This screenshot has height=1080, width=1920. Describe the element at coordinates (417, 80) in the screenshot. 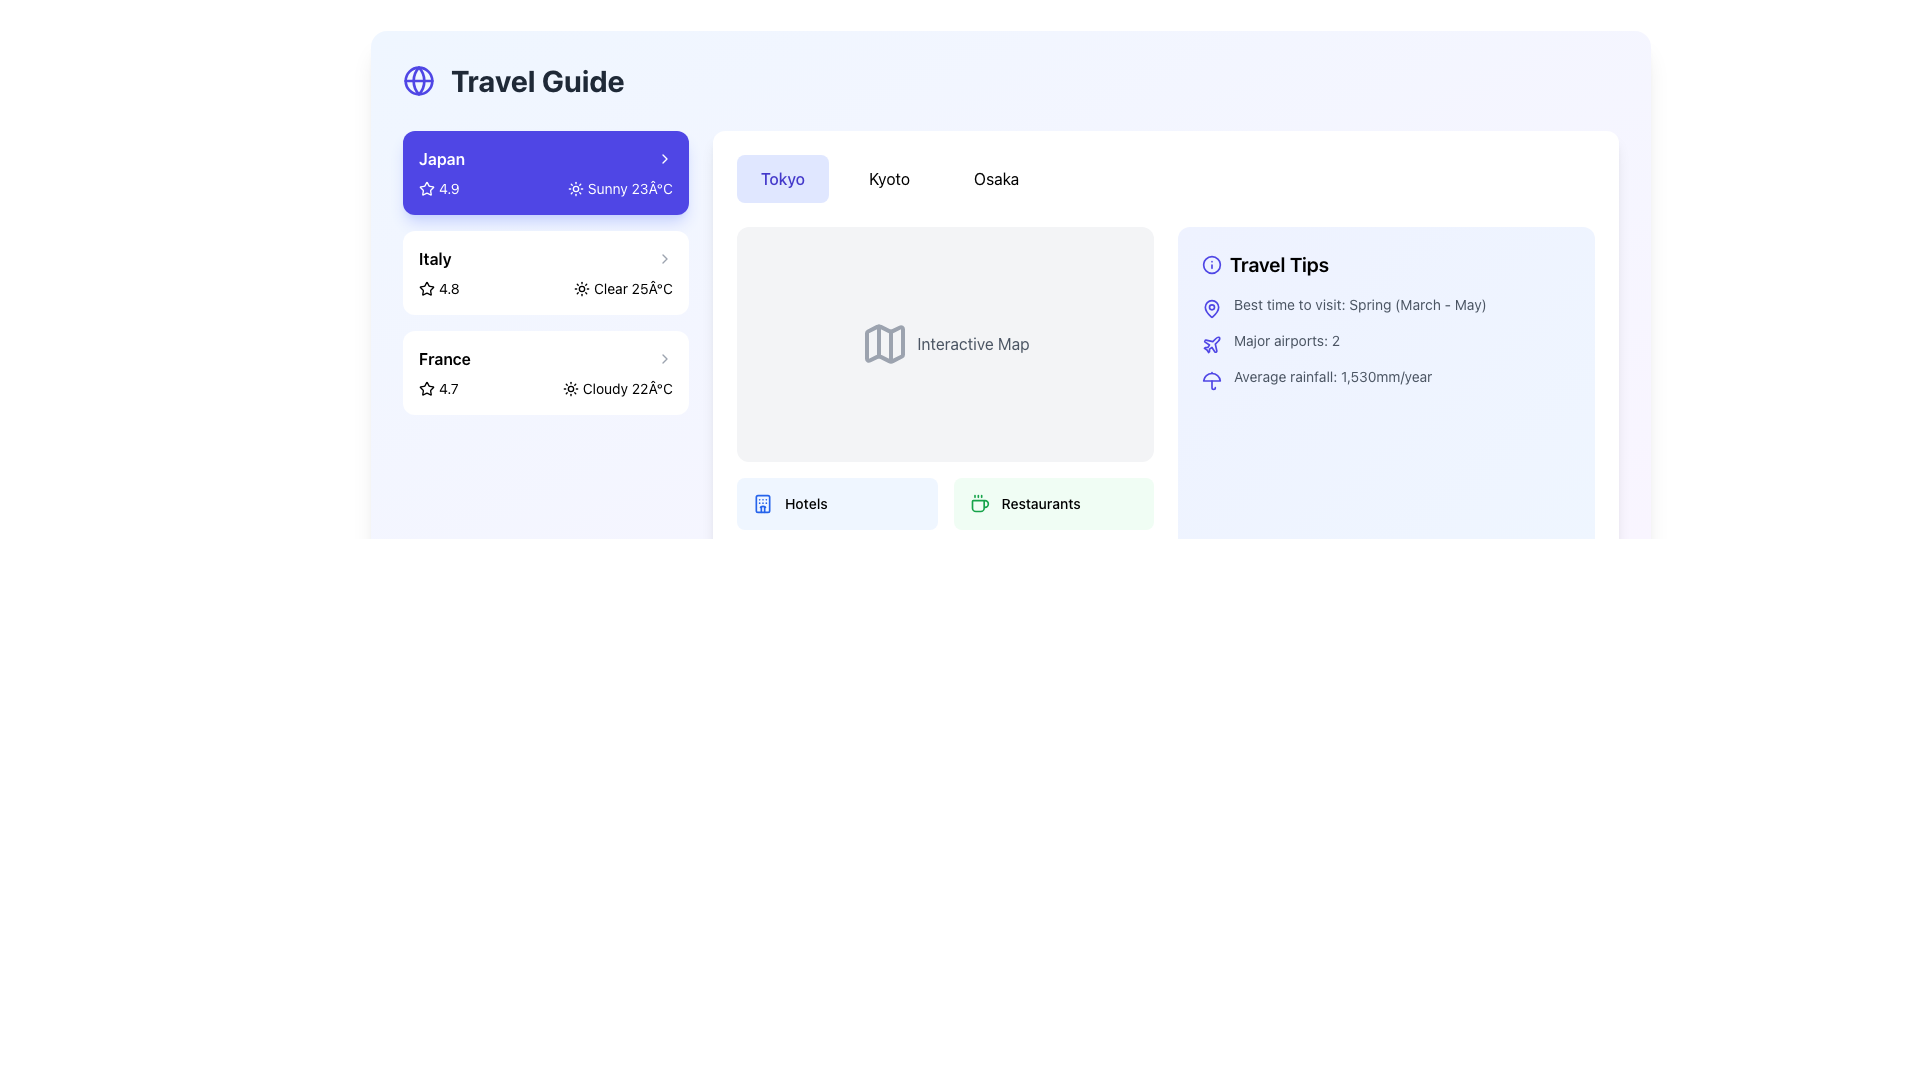

I see `the globe icon located at the left-most side of the header section, next to the 'Travel Guide' title` at that location.